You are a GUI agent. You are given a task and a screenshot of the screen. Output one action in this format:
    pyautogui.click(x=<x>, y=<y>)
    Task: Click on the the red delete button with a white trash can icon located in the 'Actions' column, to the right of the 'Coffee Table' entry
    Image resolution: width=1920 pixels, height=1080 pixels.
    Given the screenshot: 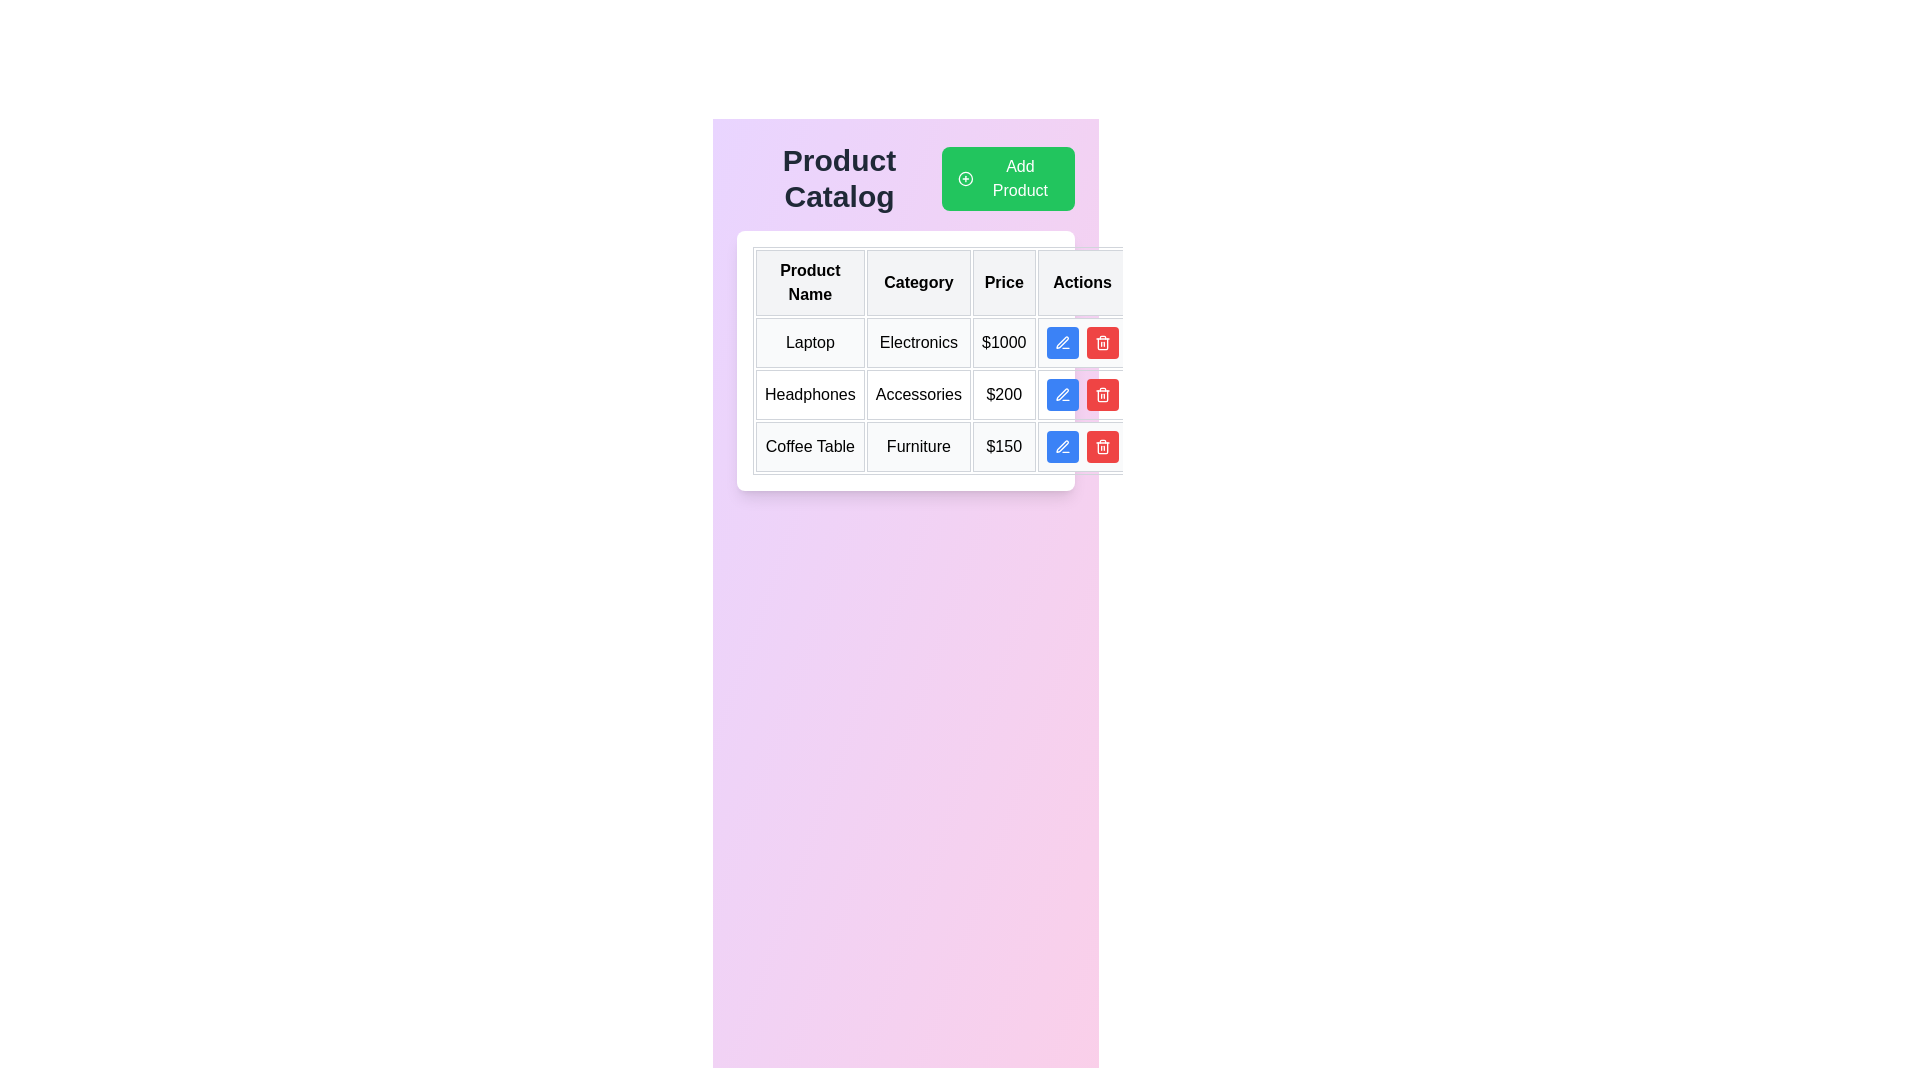 What is the action you would take?
    pyautogui.click(x=1101, y=446)
    